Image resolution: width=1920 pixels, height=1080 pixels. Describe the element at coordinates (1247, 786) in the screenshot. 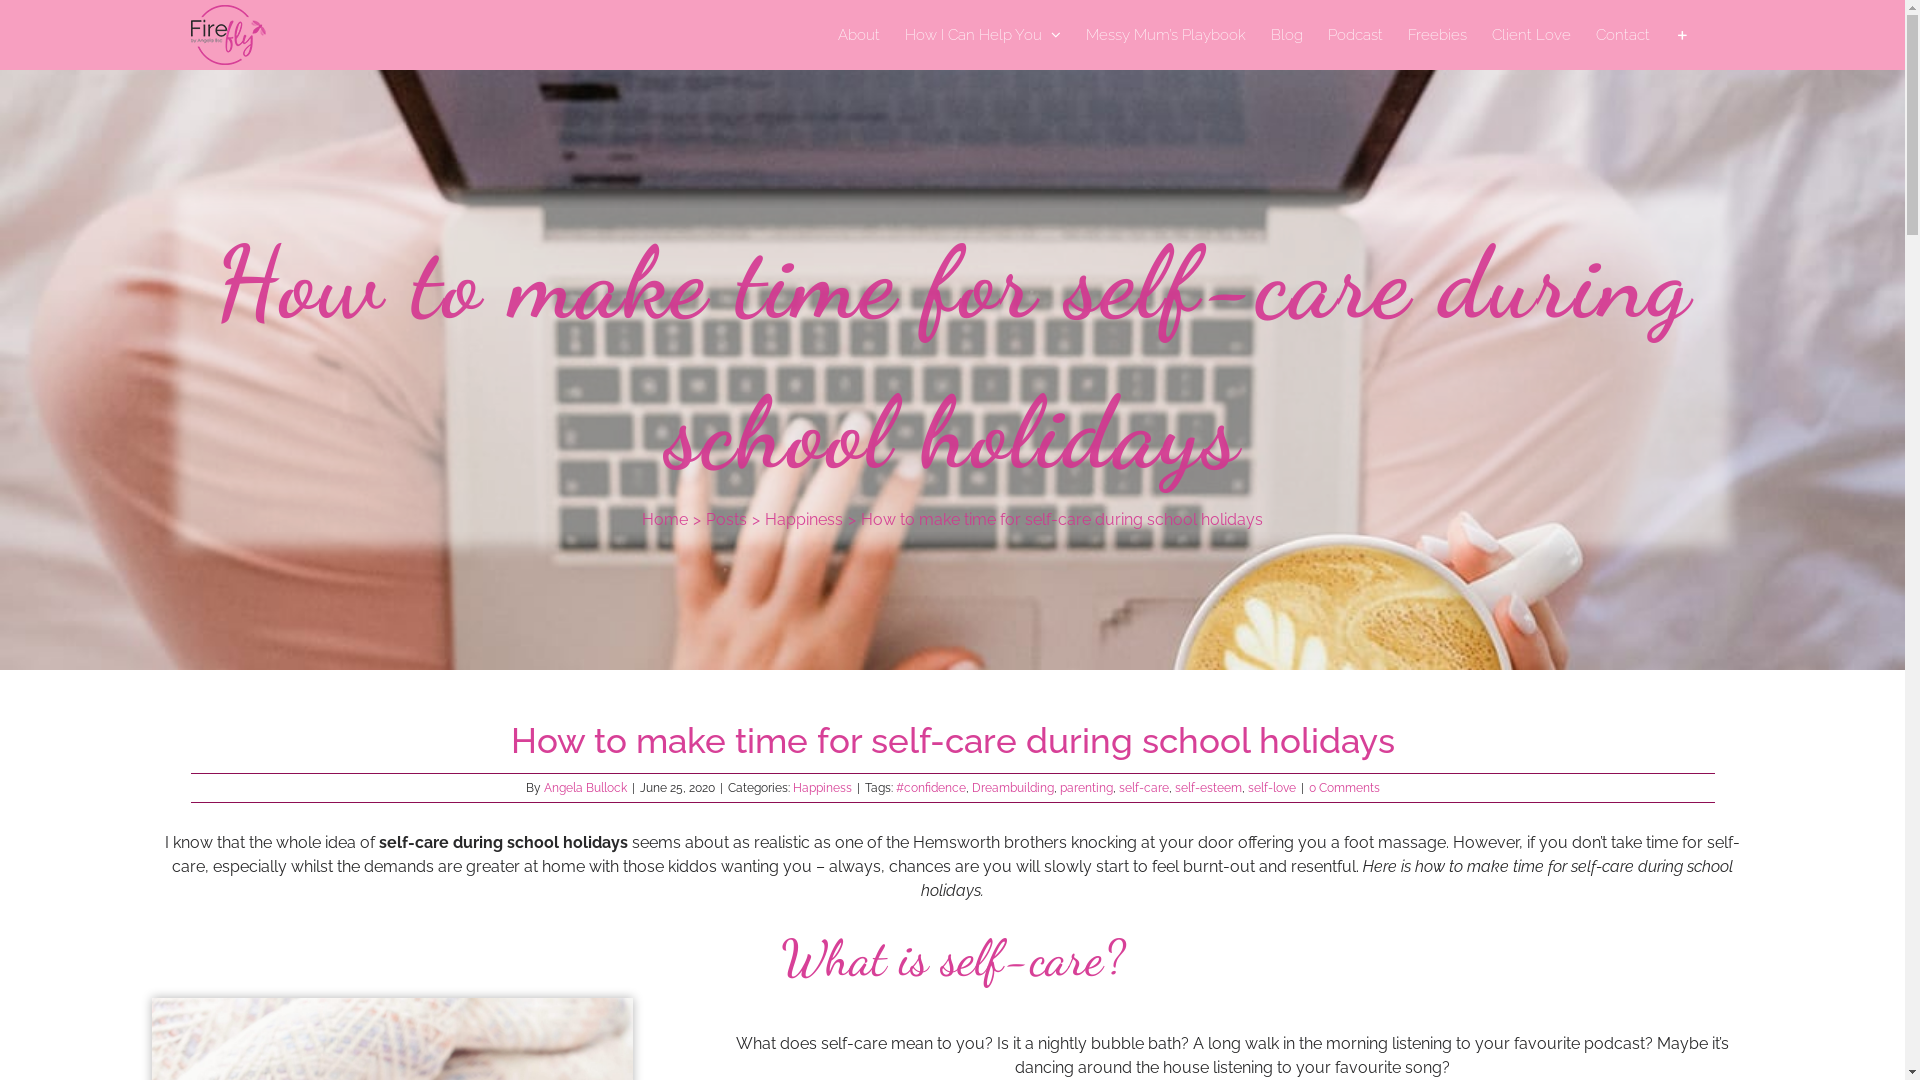

I see `'self-love'` at that location.